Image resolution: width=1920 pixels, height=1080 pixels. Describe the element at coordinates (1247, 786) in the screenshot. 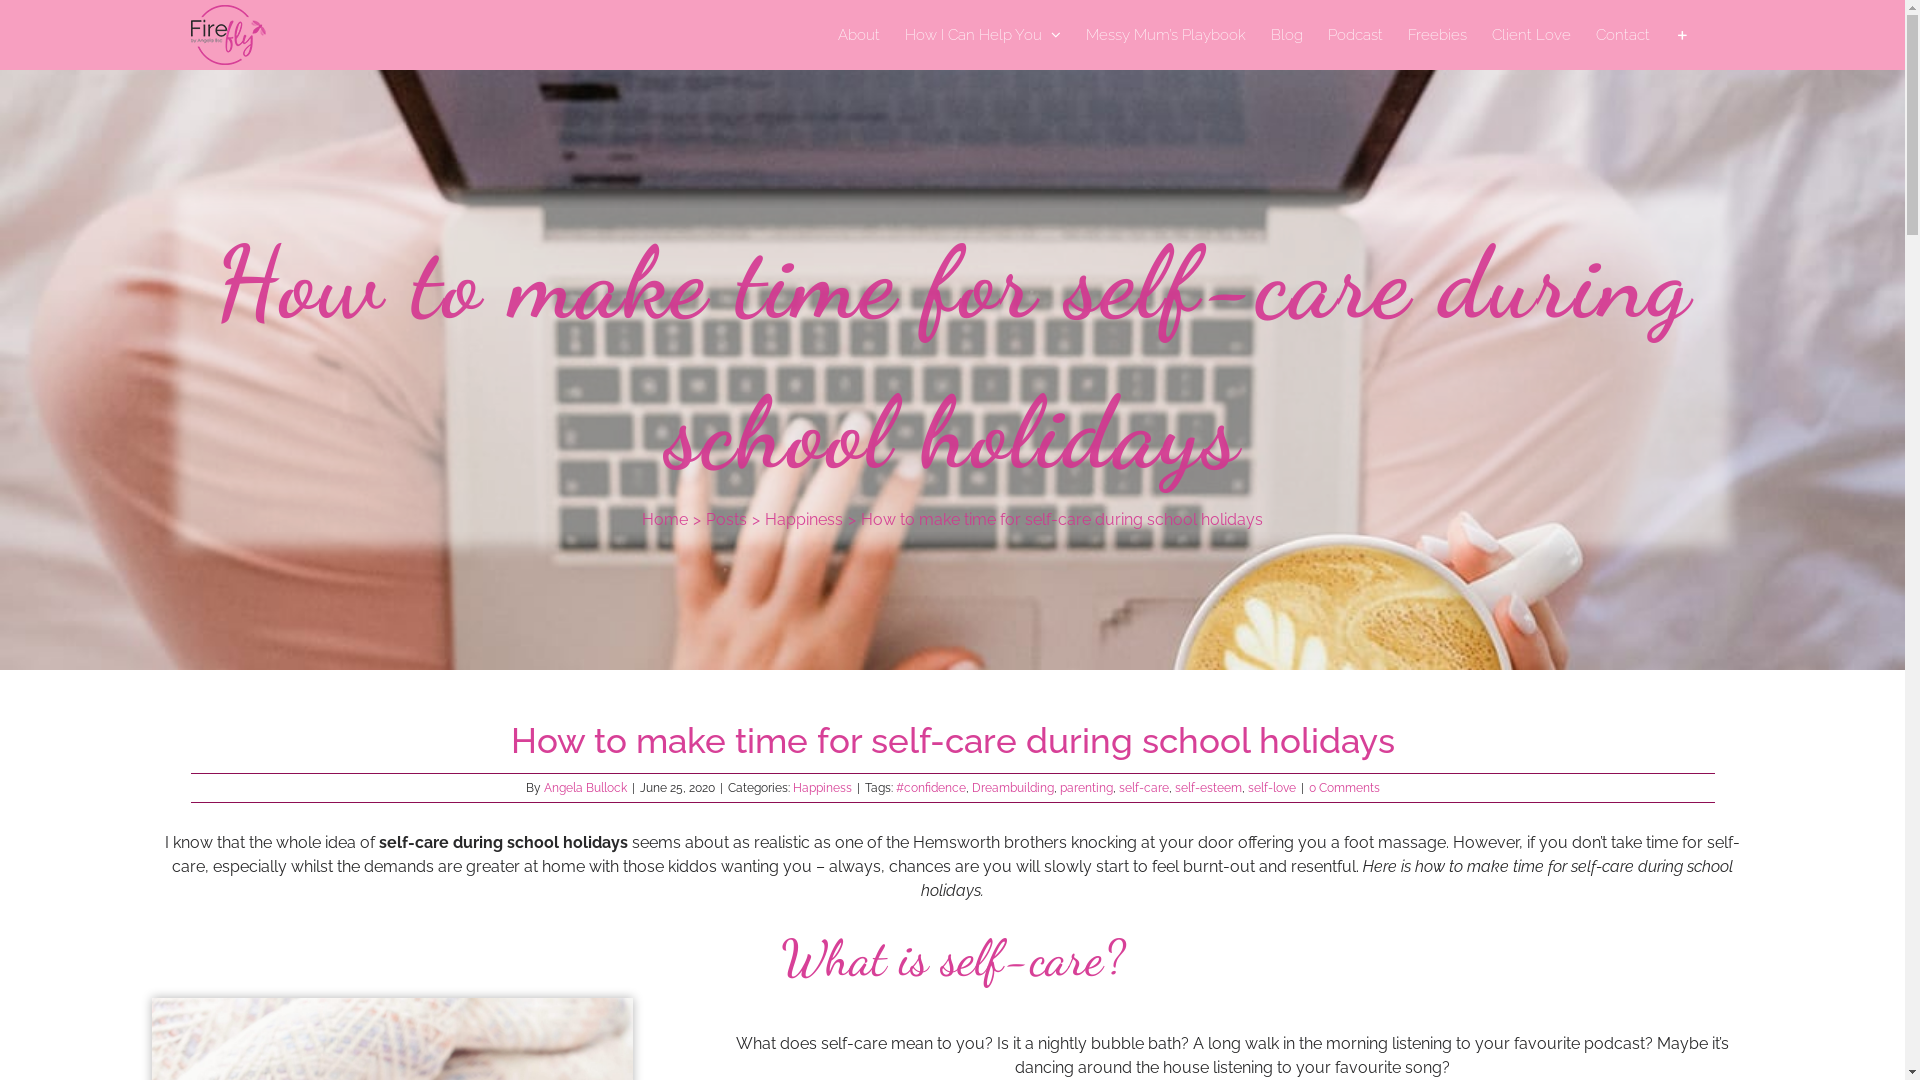

I see `'self-love'` at that location.